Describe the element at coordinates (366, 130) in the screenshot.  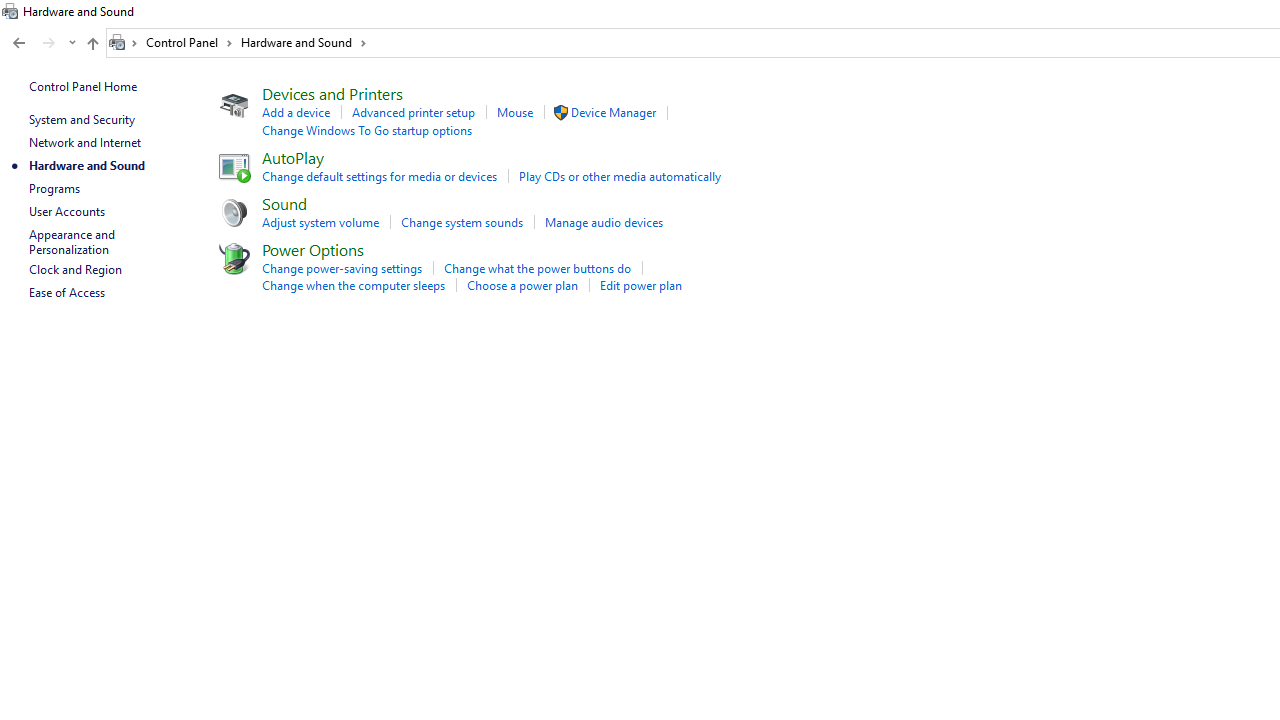
I see `'Change Windows To Go startup options'` at that location.